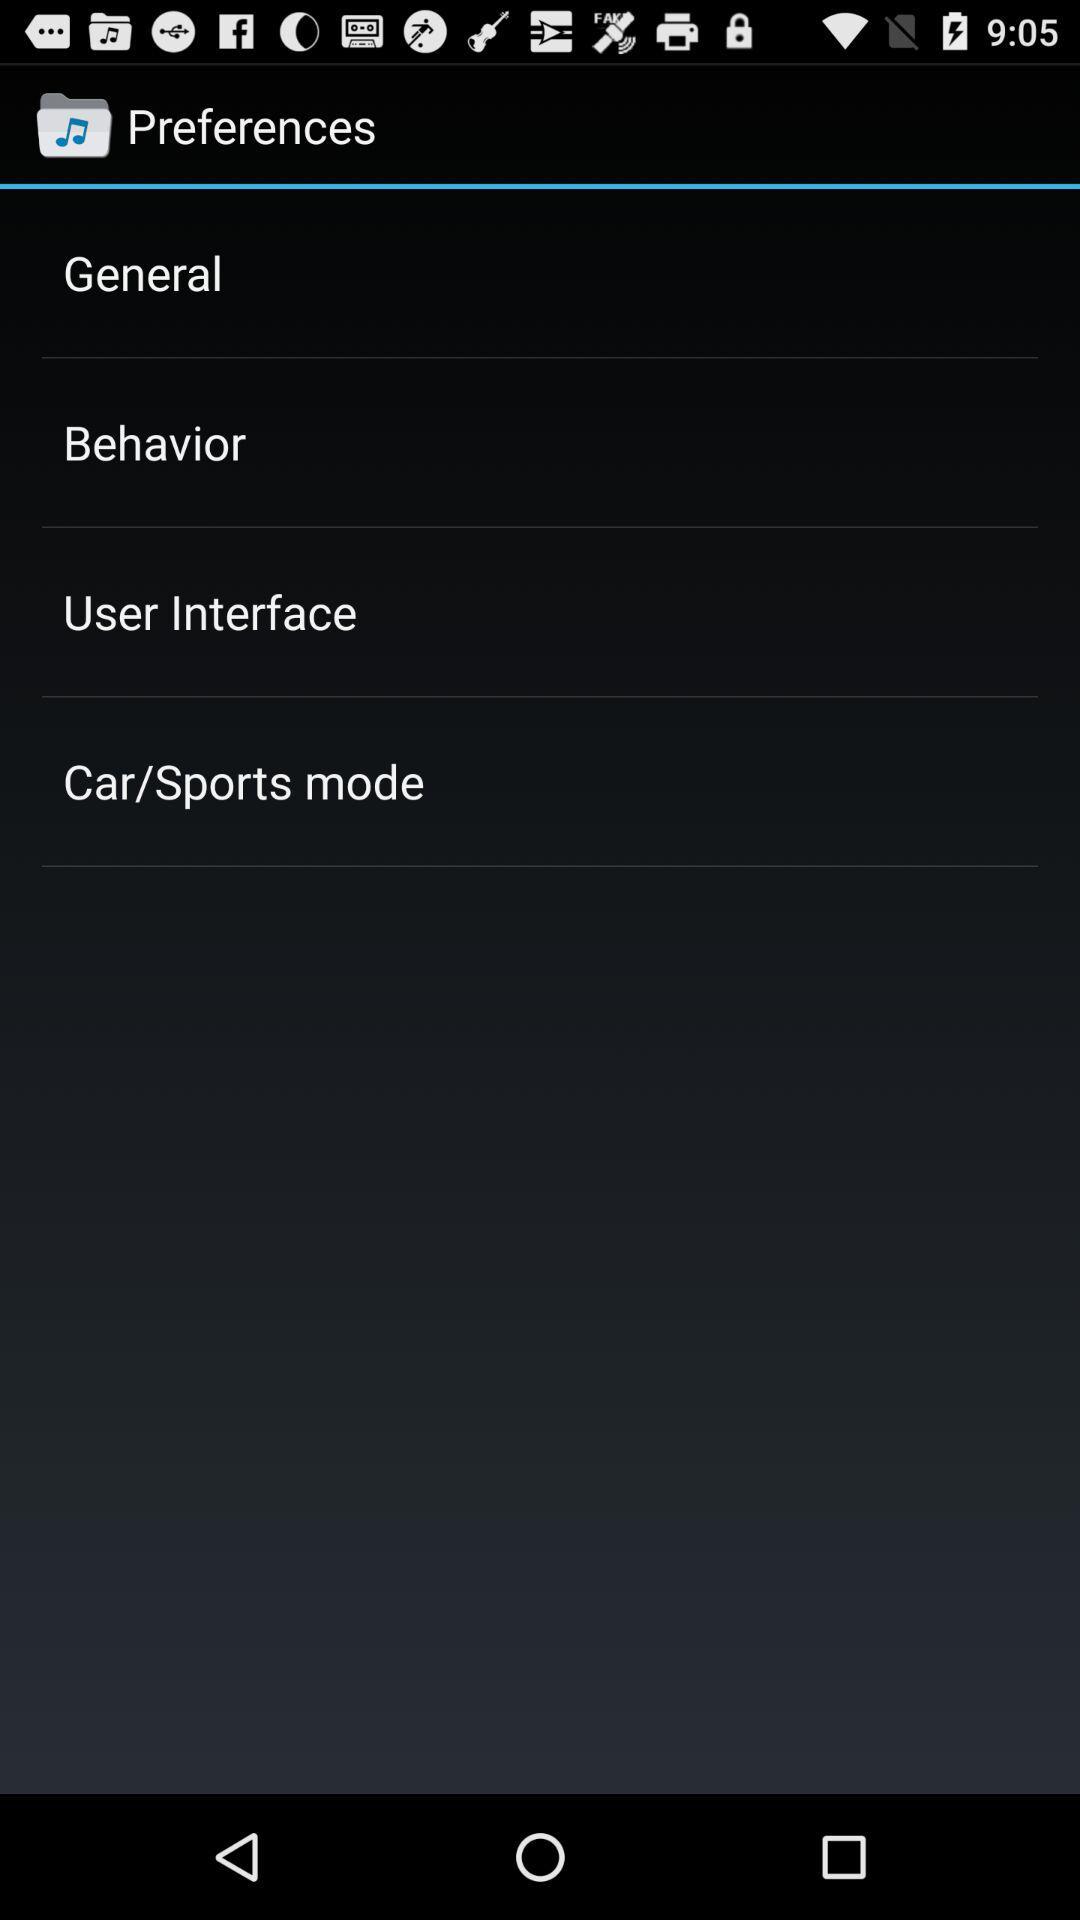 The image size is (1080, 1920). I want to click on the icon below the general icon, so click(153, 441).